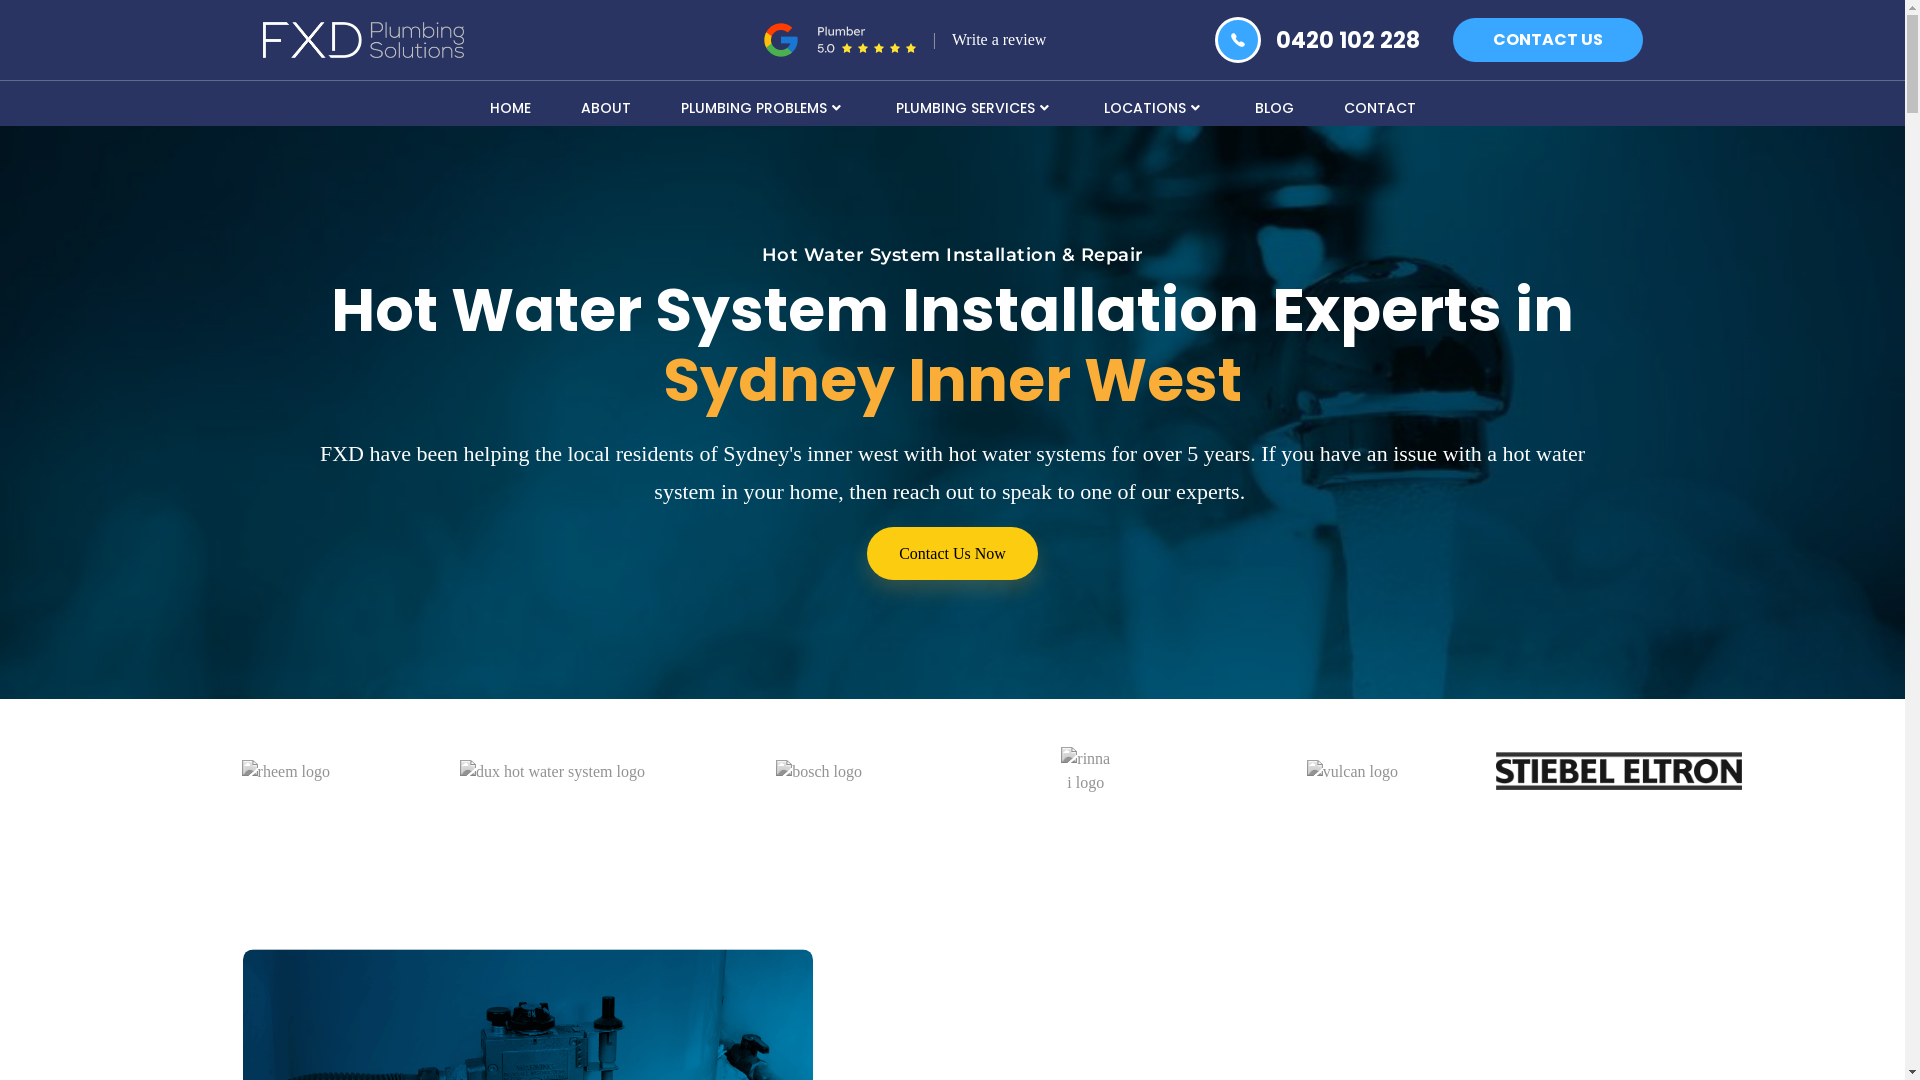 The image size is (1920, 1080). Describe the element at coordinates (285, 770) in the screenshot. I see `'rheem logo'` at that location.